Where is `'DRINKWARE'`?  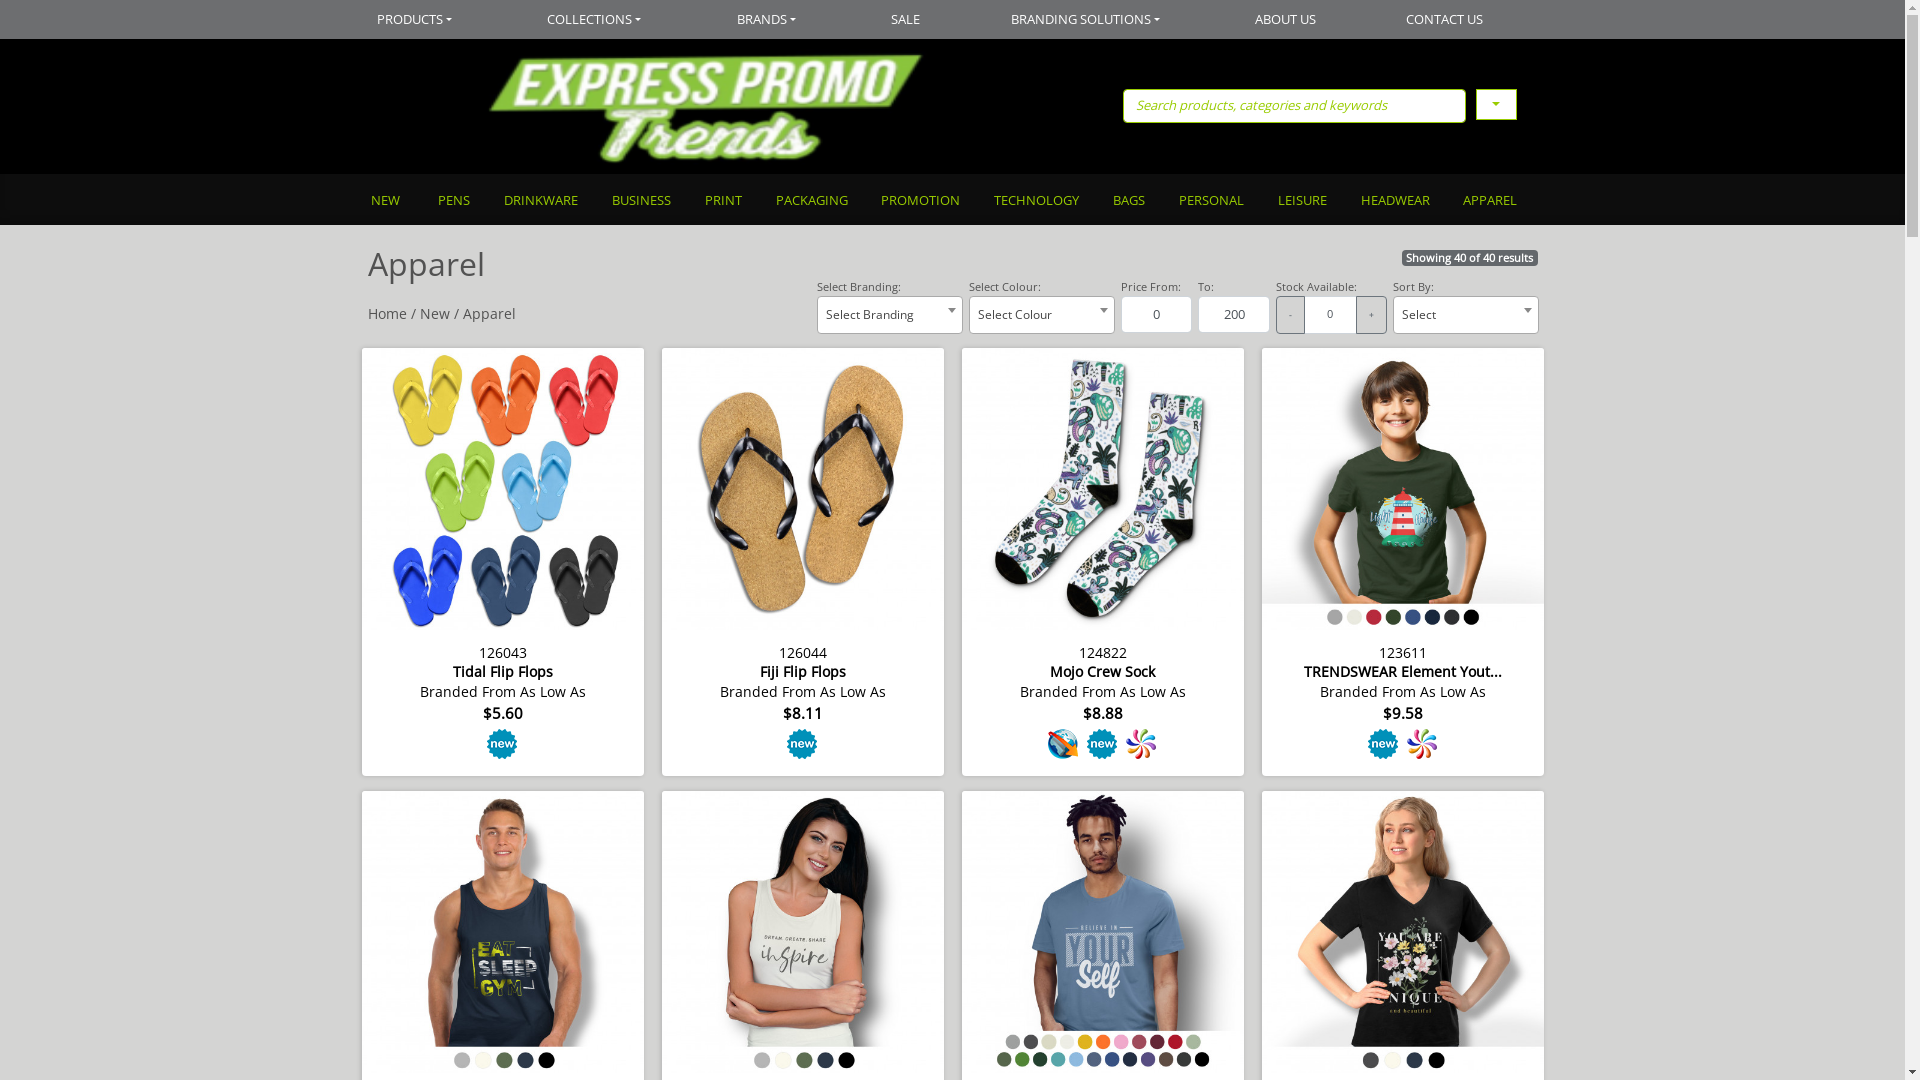 'DRINKWARE' is located at coordinates (539, 201).